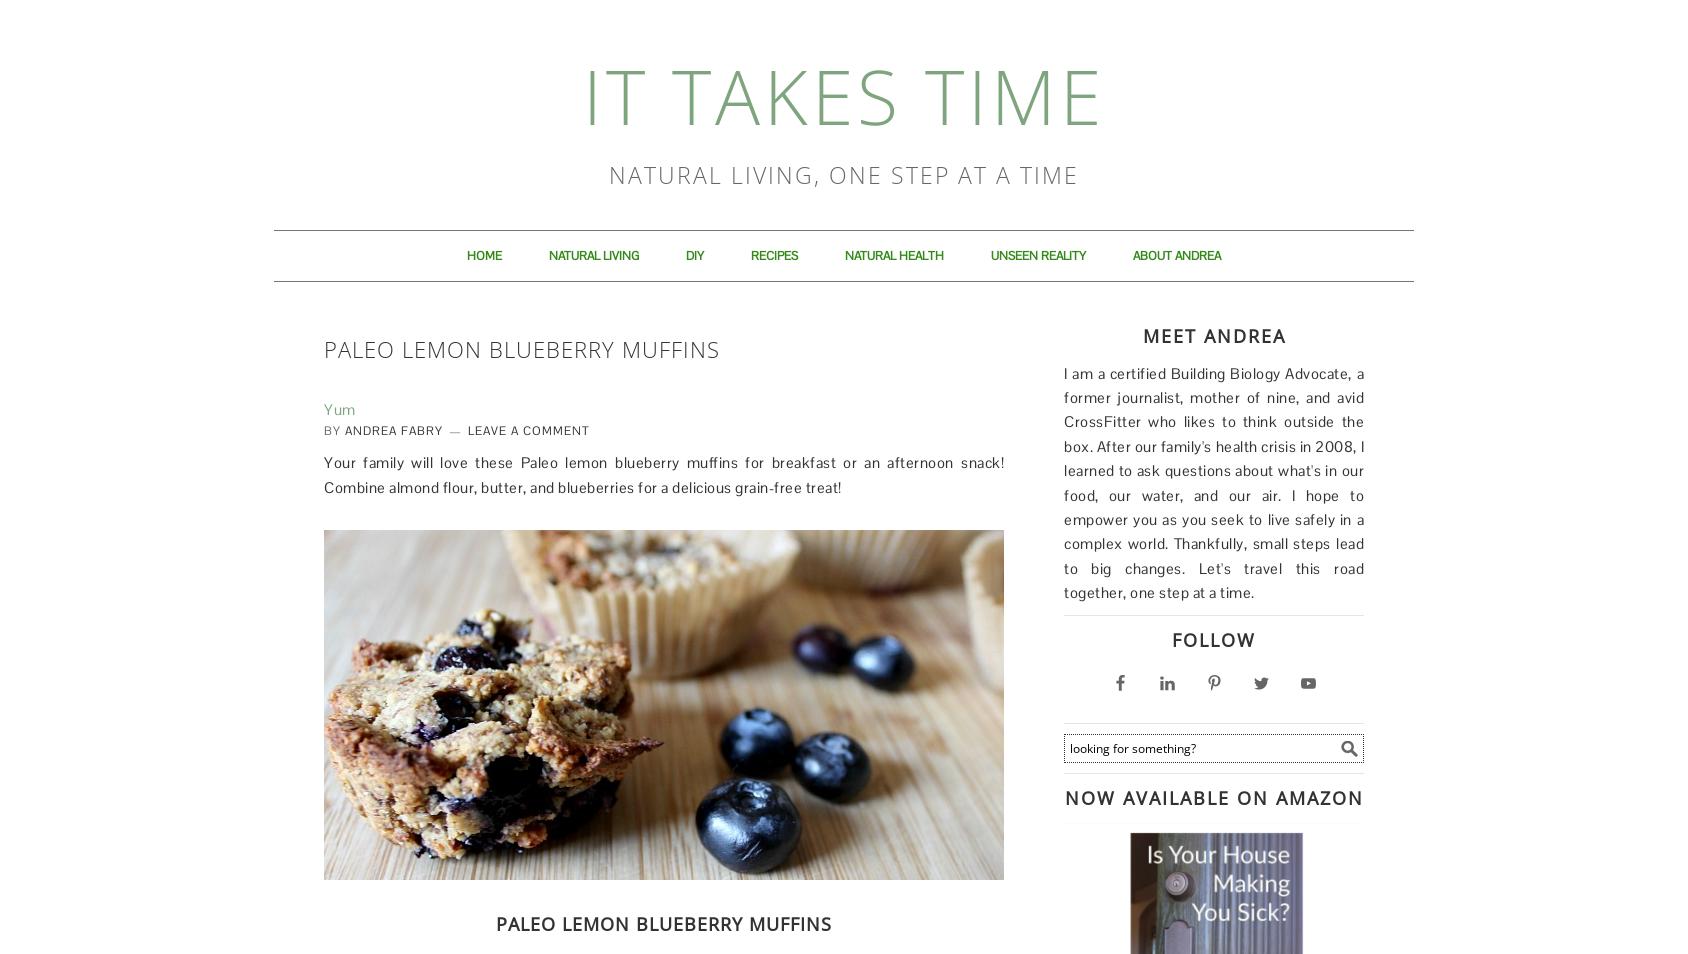 Image resolution: width=1688 pixels, height=954 pixels. What do you see at coordinates (1214, 481) in the screenshot?
I see `'I am a certified Building Biology Advocate, a former journalist, mother of nine, and avid CrossFitter who likes to think outside the box. After our family's health crisis in 2008, I learned to ask questions about what's in our food, our water, and our air.  I hope to empower you as you seek to live safely in a complex world. Thankfully, small steps lead to big changes. Let's travel this road together, one step at a time.'` at bounding box center [1214, 481].